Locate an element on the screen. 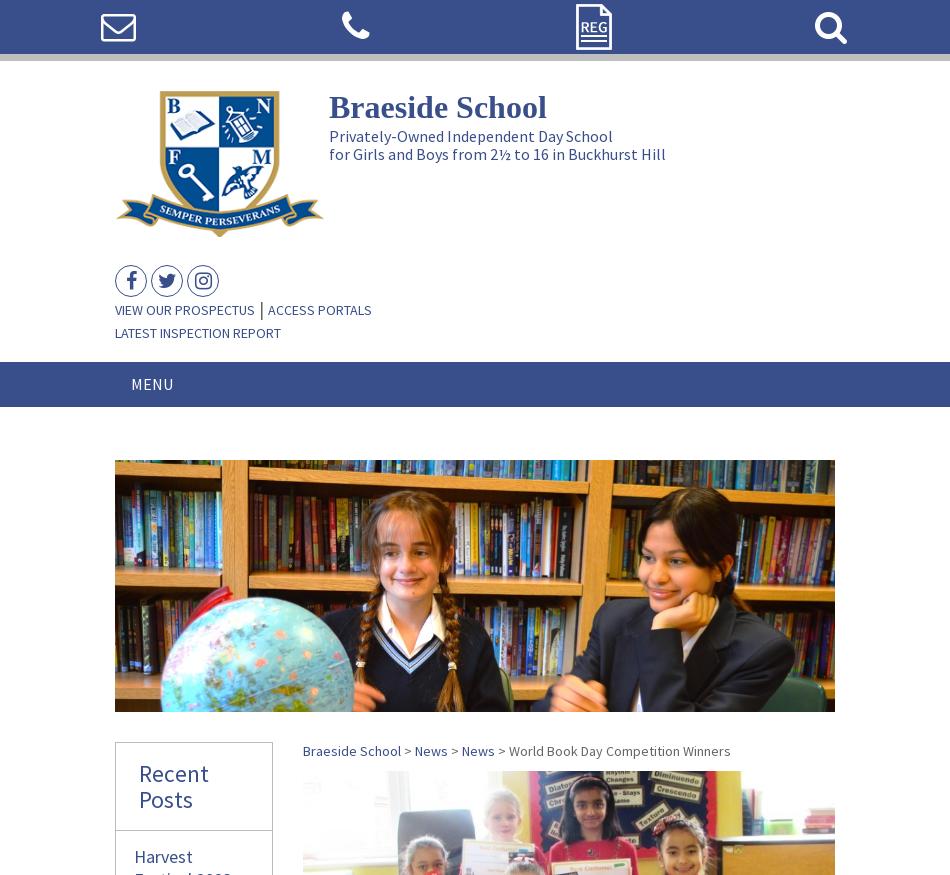  'Privately-Owned Independent Day School' is located at coordinates (470, 134).